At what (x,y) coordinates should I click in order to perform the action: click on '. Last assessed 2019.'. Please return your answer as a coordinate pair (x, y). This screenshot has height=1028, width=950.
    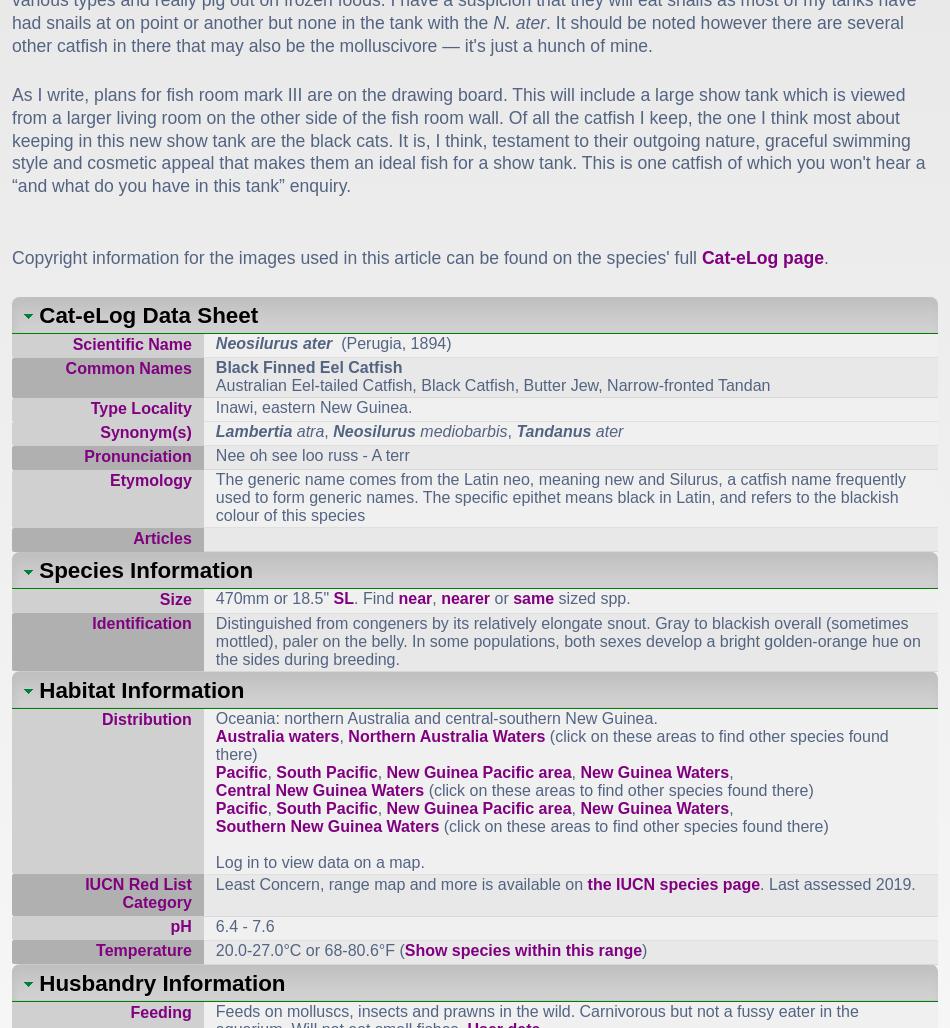
    Looking at the image, I should click on (836, 882).